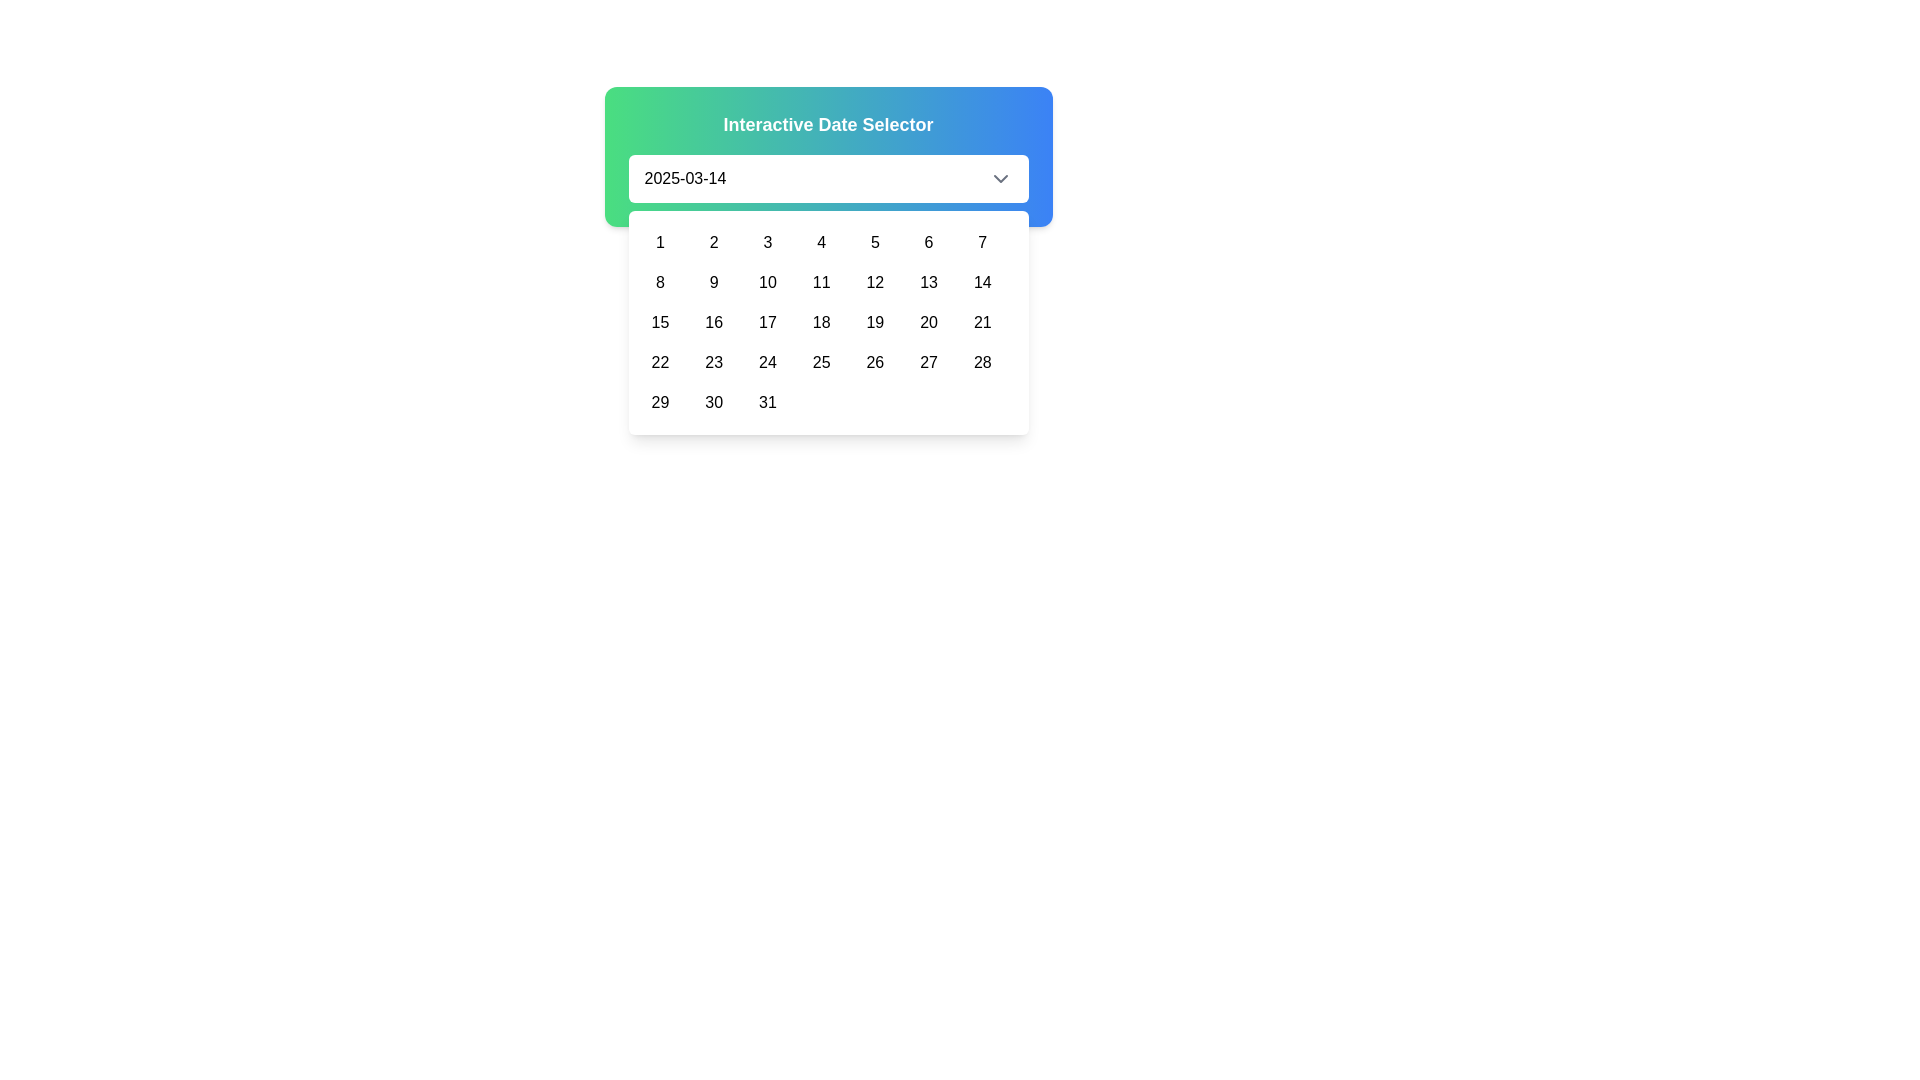 The height and width of the screenshot is (1080, 1920). Describe the element at coordinates (828, 322) in the screenshot. I see `any day in the Calendar Grid` at that location.